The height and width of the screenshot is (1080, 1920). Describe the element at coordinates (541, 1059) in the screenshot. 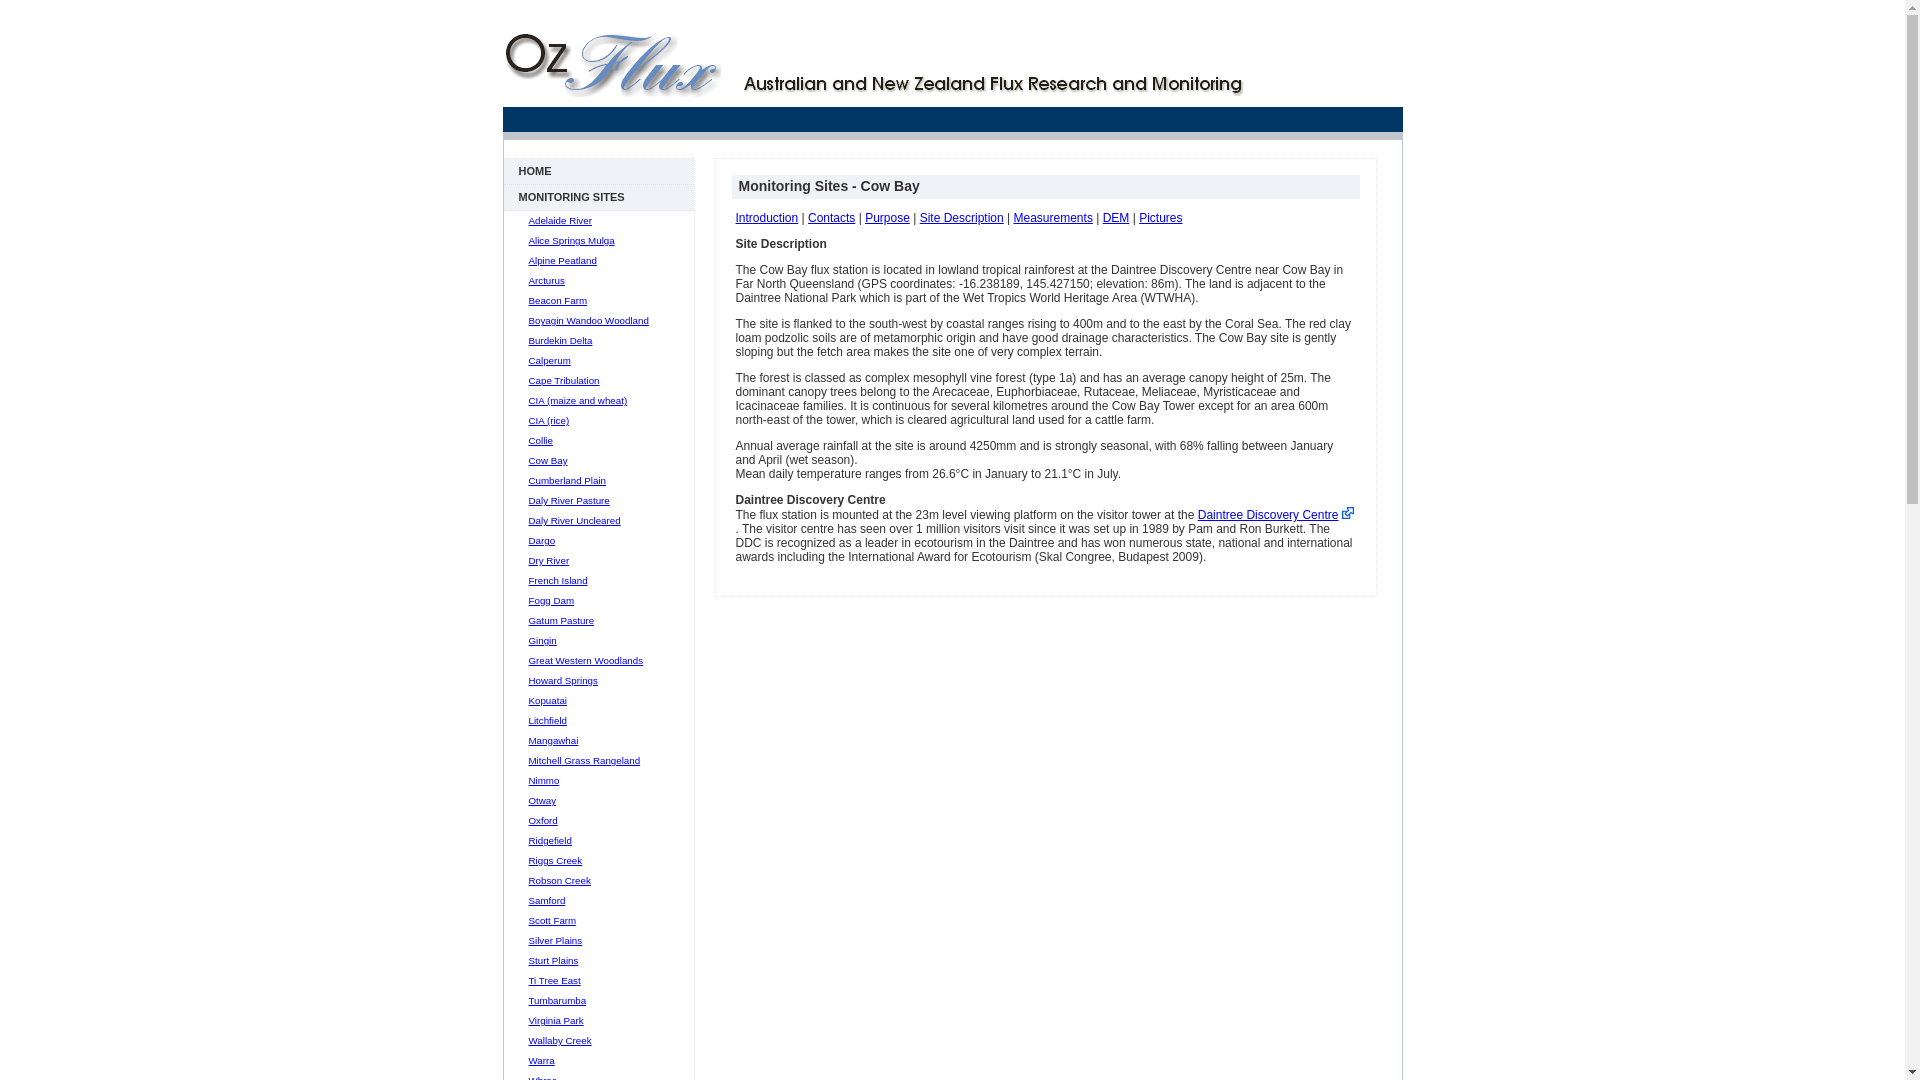

I see `'Warra'` at that location.